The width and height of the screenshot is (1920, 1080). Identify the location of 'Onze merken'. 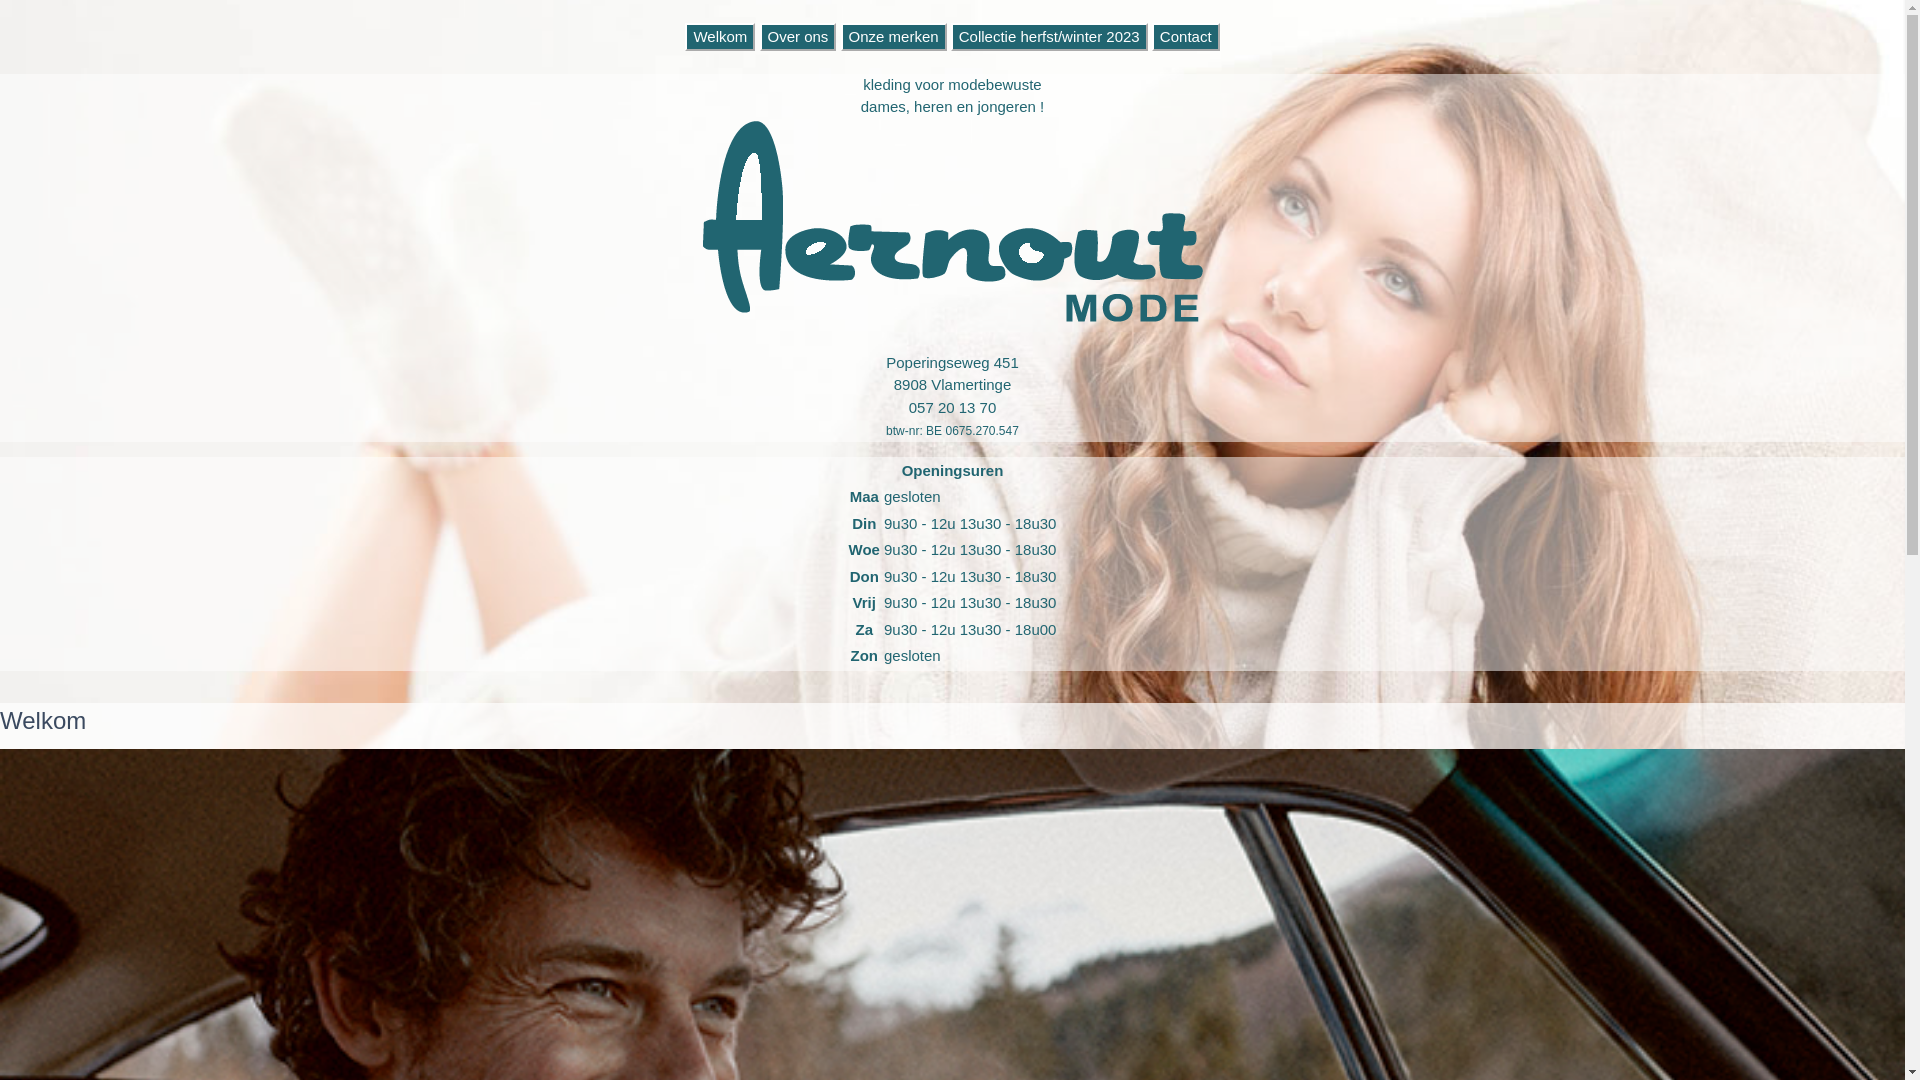
(892, 36).